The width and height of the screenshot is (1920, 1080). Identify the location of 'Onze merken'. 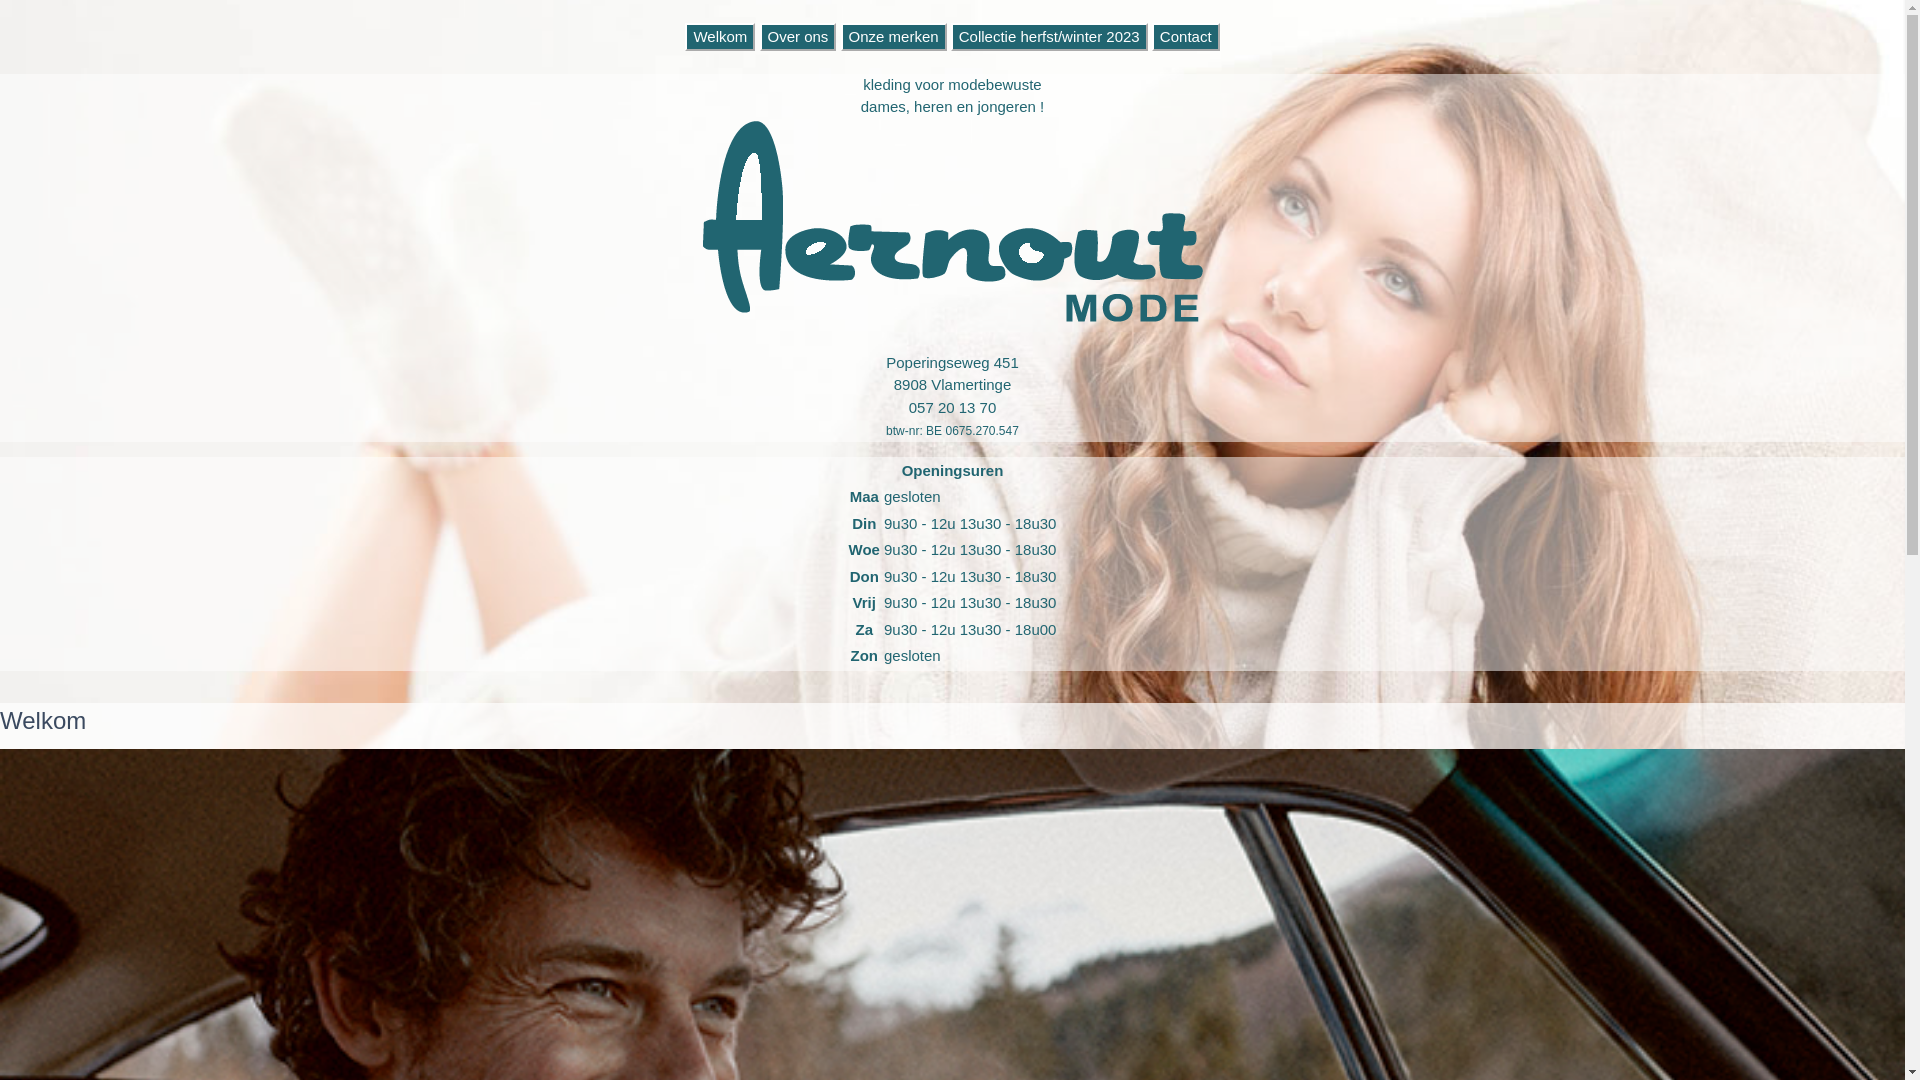
(892, 36).